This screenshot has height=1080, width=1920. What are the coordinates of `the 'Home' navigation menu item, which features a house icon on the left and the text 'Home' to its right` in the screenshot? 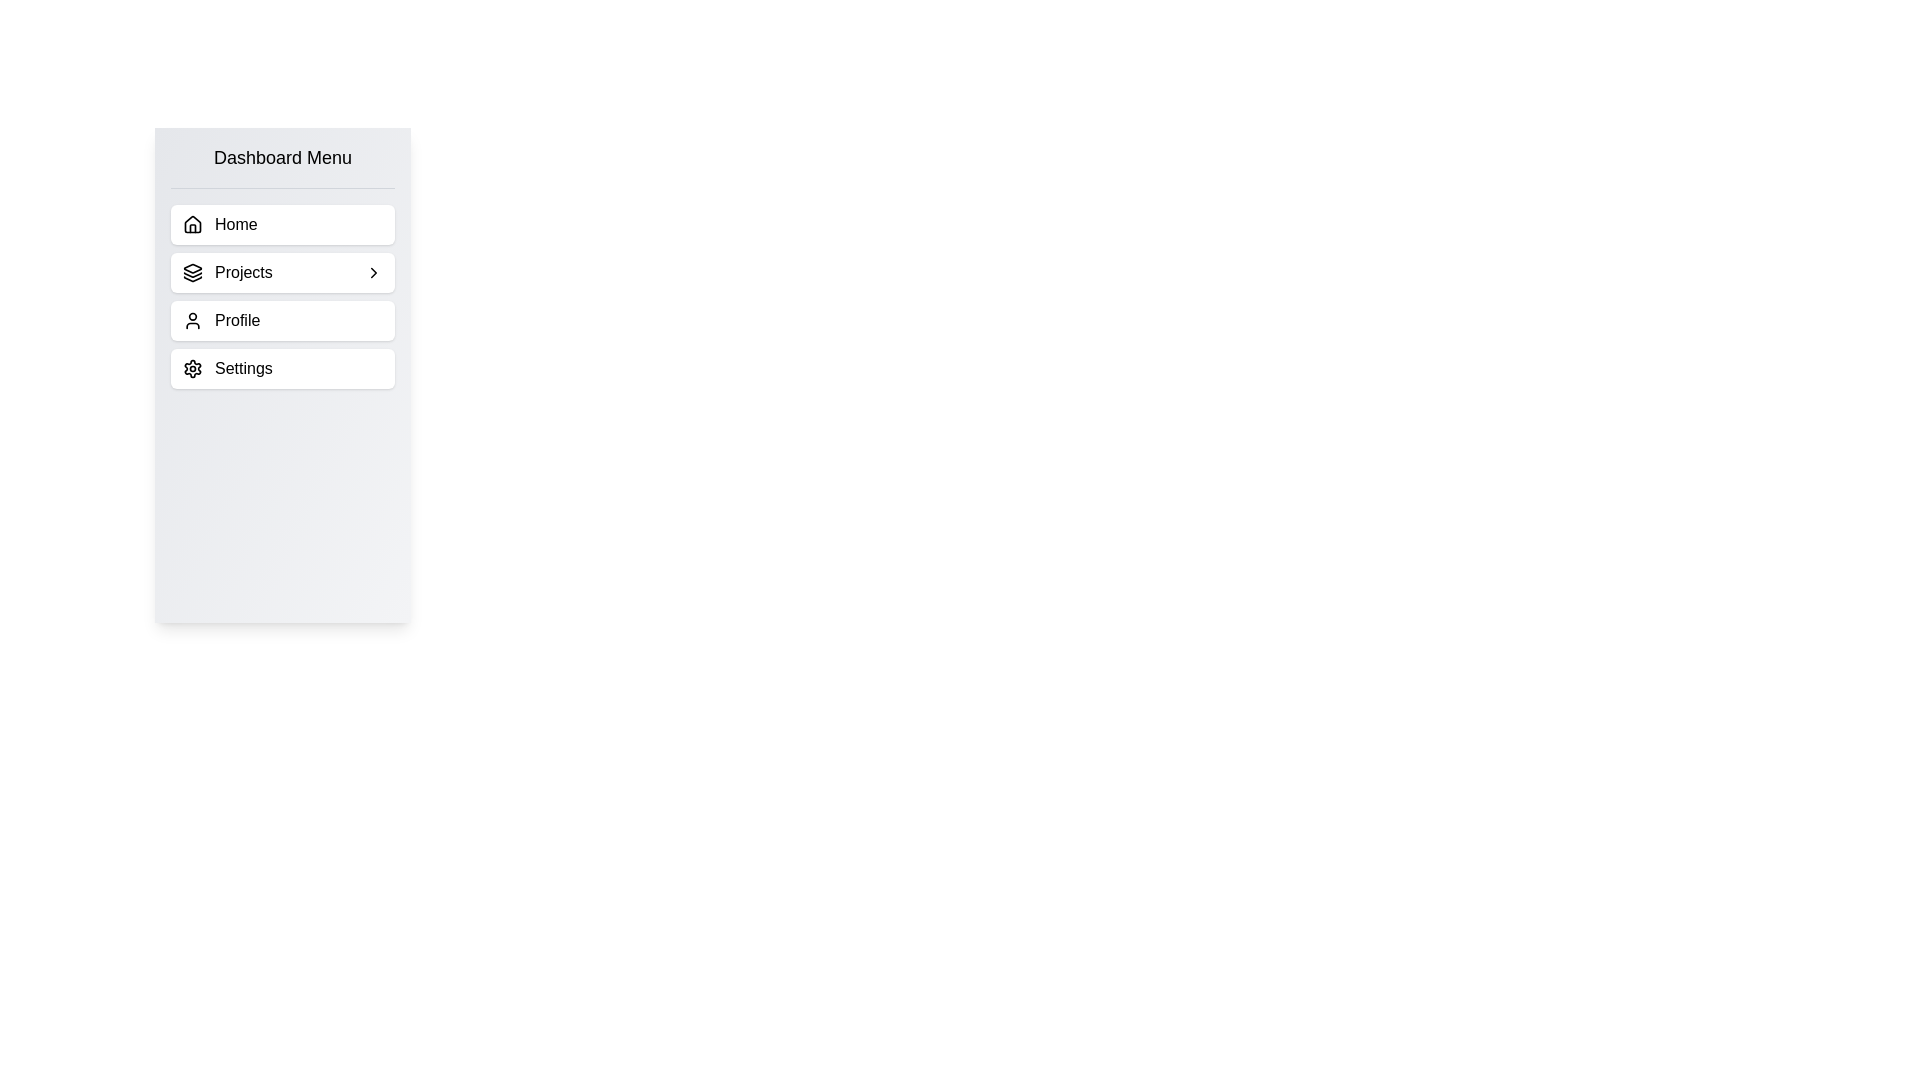 It's located at (220, 224).